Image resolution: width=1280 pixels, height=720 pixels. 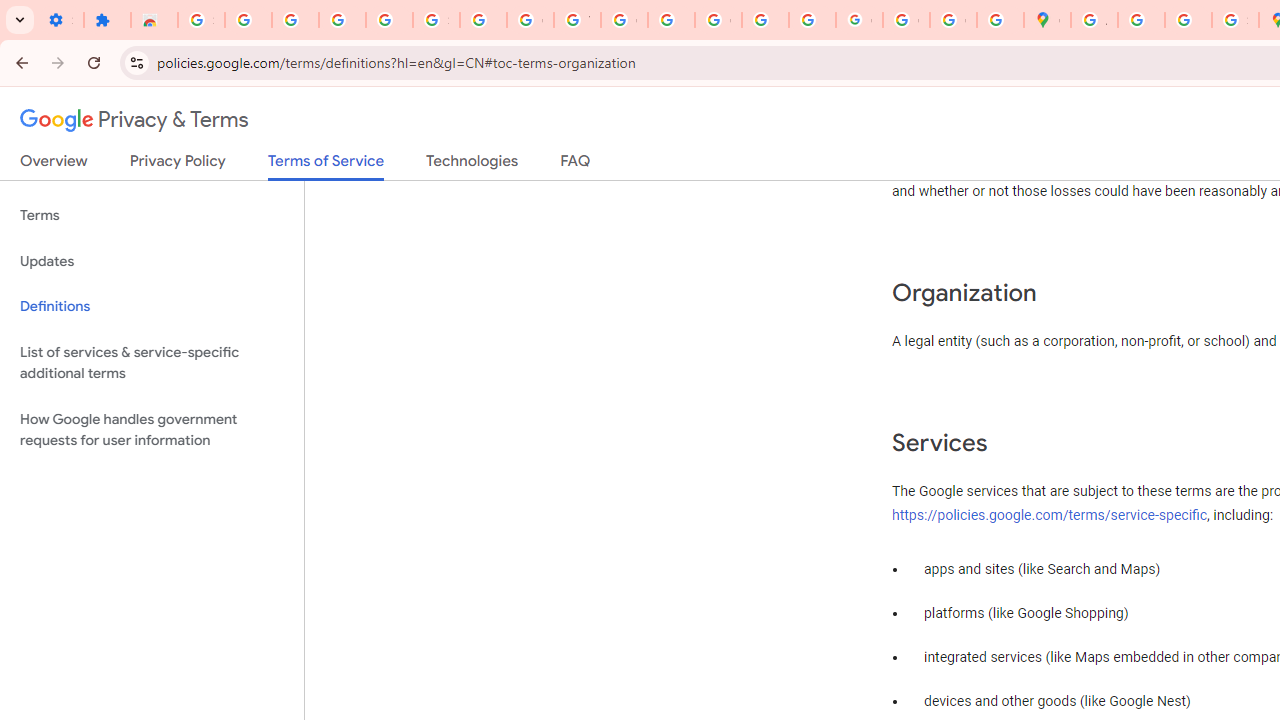 I want to click on 'Reviews: Helix Fruit Jump Arcade Game', so click(x=153, y=20).